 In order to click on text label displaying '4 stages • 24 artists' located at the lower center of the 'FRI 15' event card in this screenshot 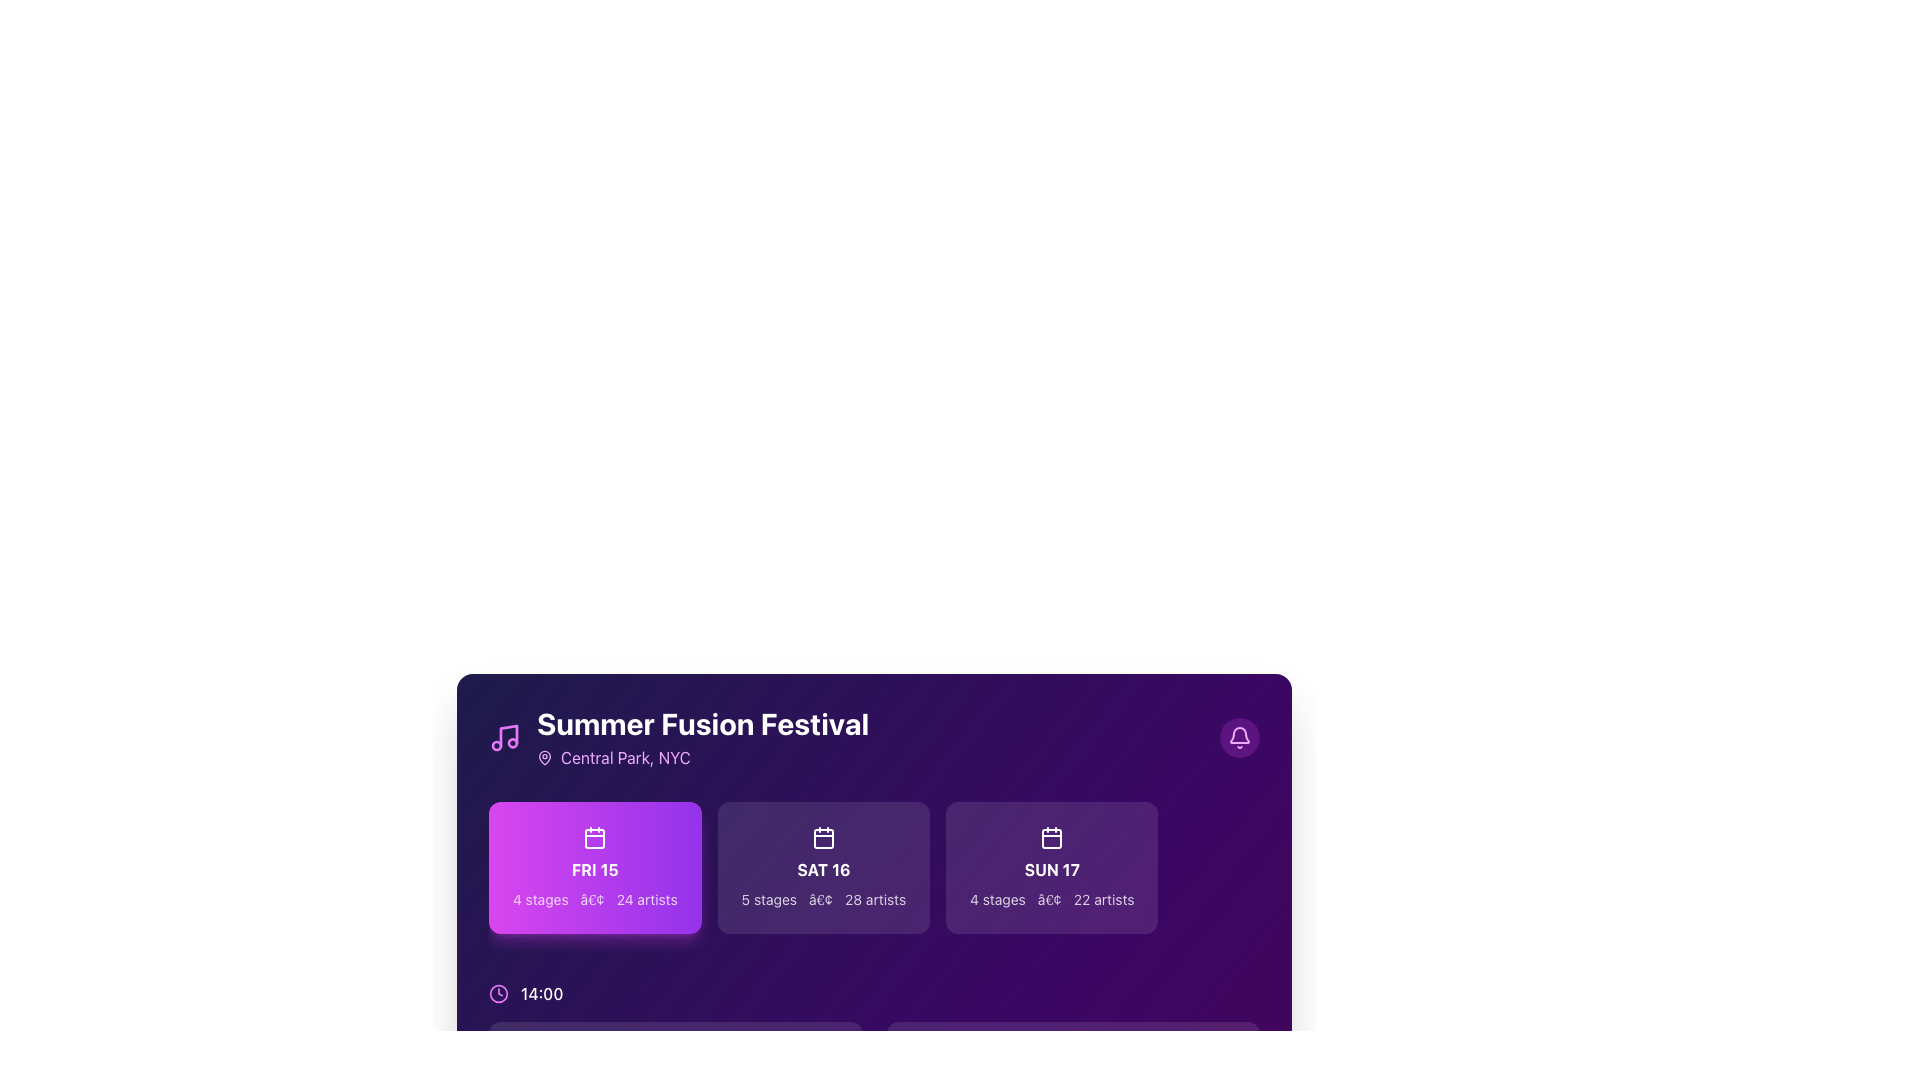, I will do `click(594, 898)`.